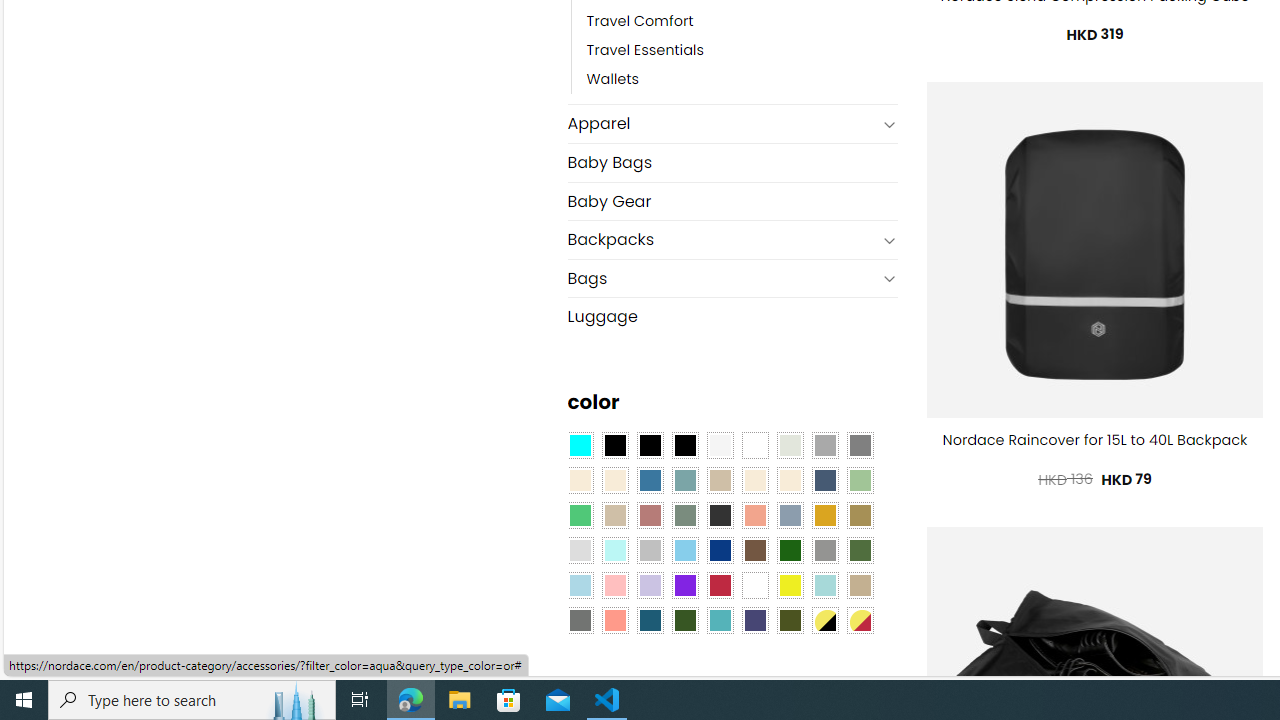  I want to click on 'Travel Essentials', so click(645, 50).